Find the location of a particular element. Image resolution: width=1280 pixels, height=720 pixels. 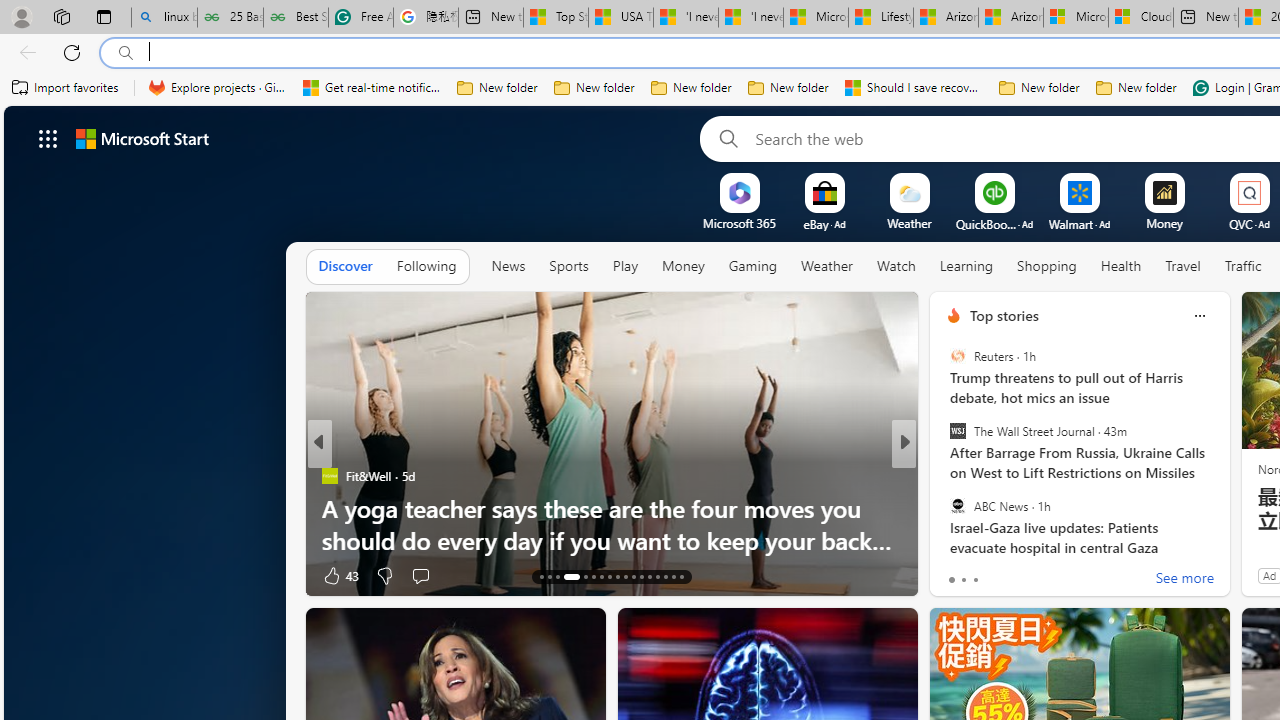

'AutomationID: tab-18' is located at coordinates (592, 577).